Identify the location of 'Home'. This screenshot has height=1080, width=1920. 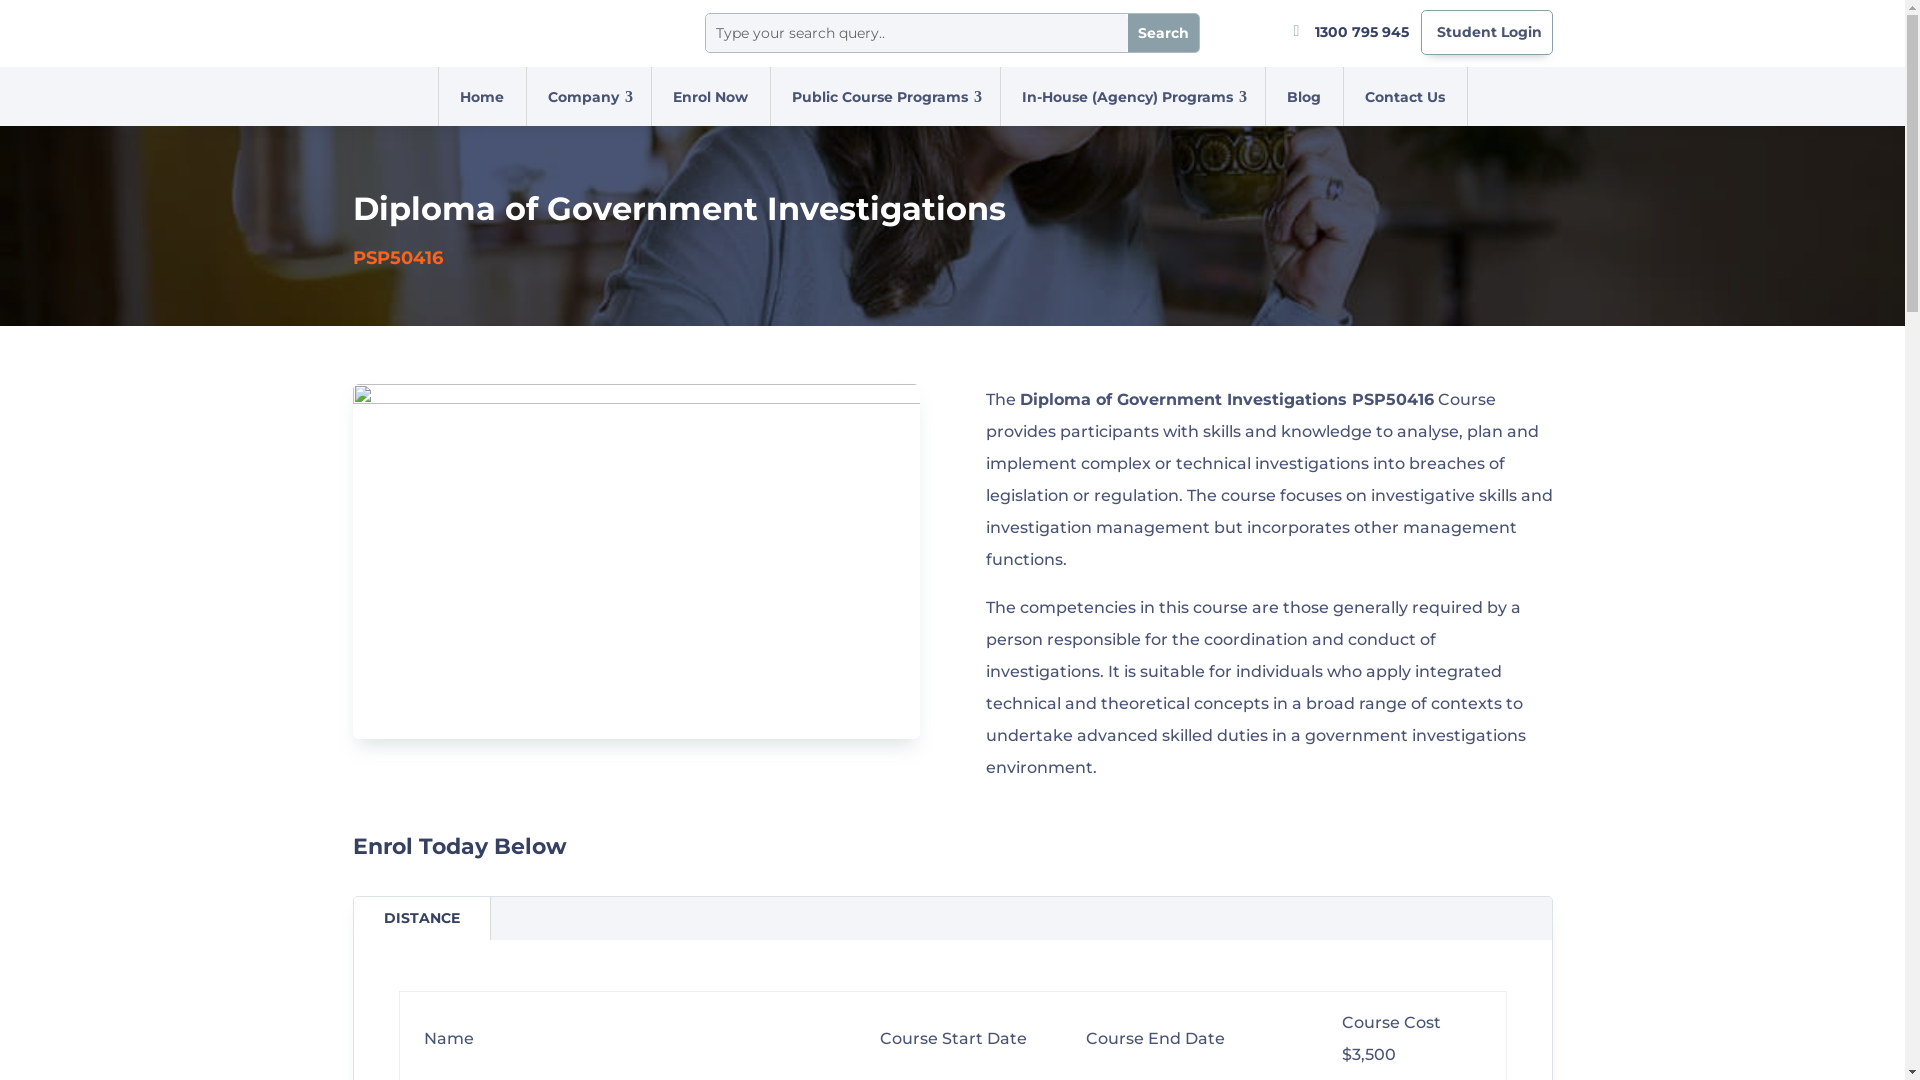
(449, 96).